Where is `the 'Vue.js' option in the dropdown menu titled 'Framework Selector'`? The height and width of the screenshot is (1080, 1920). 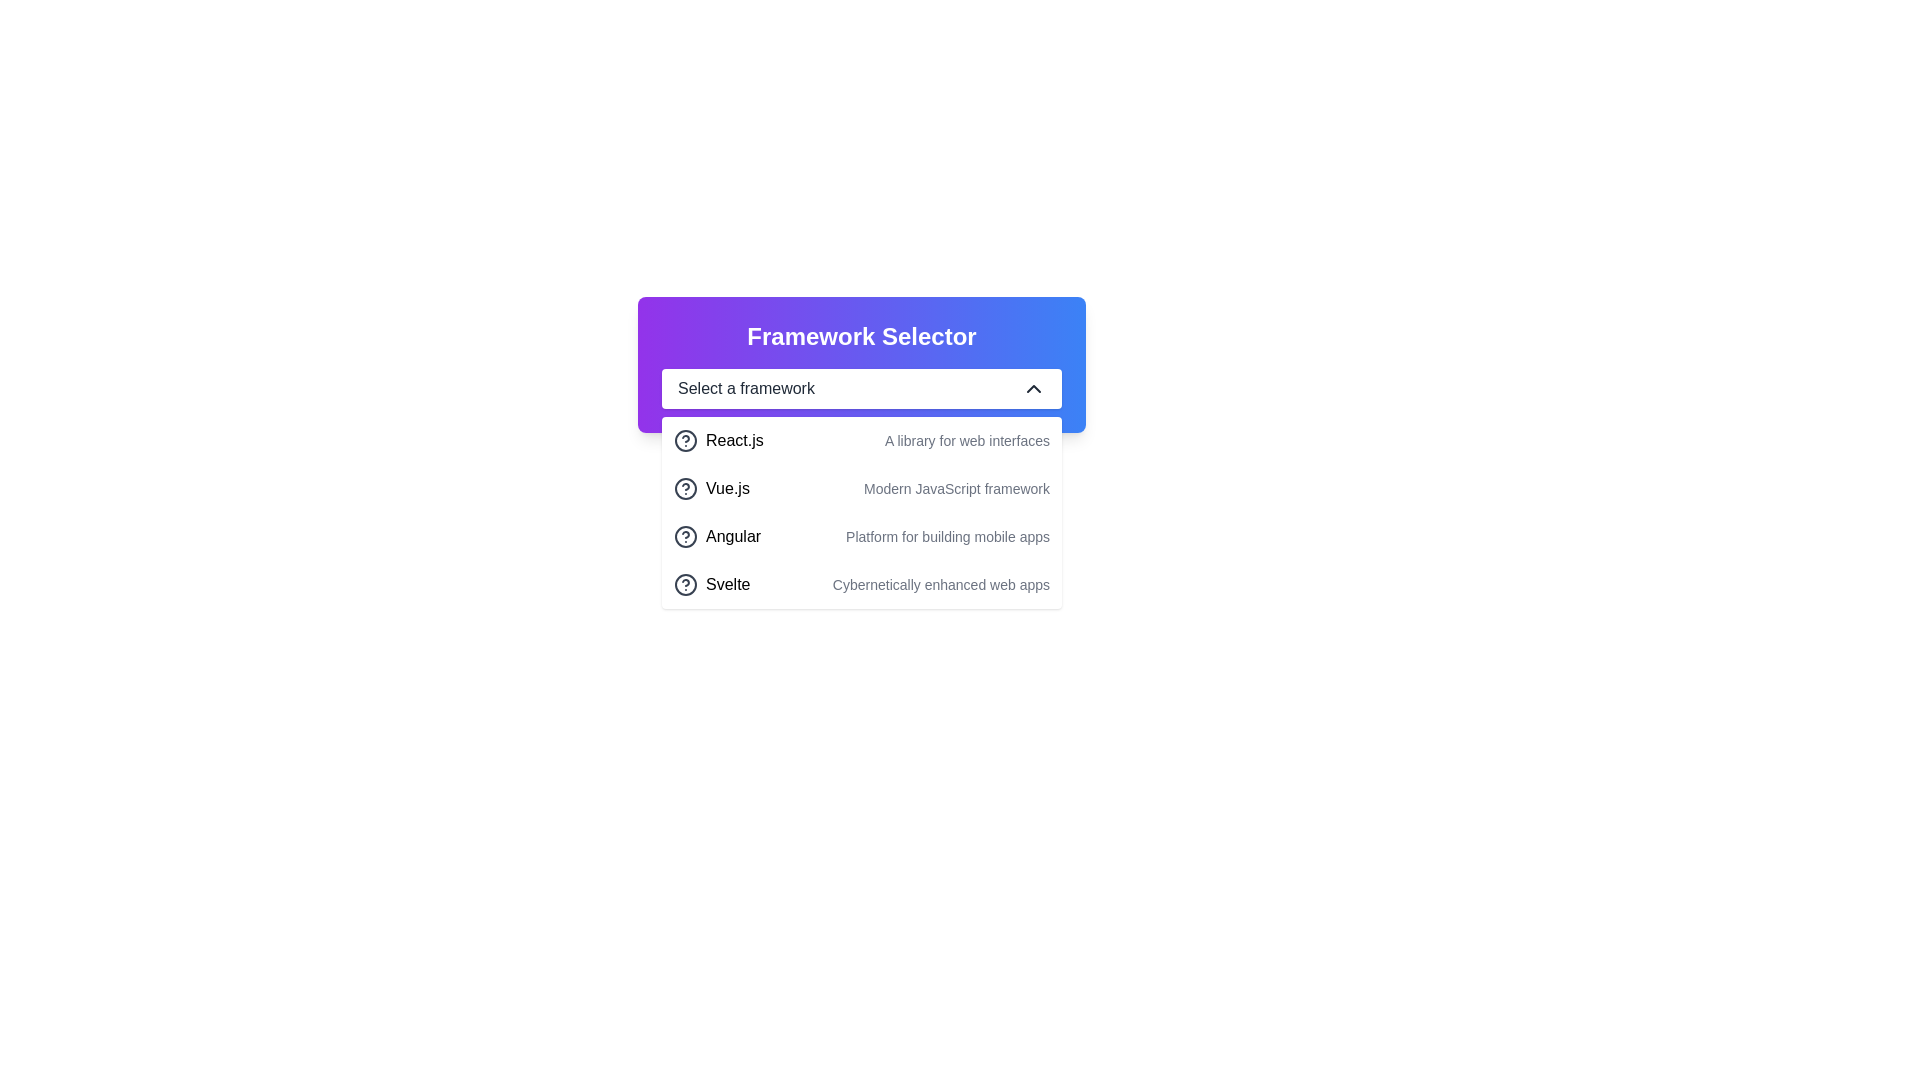 the 'Vue.js' option in the dropdown menu titled 'Framework Selector' is located at coordinates (726, 489).